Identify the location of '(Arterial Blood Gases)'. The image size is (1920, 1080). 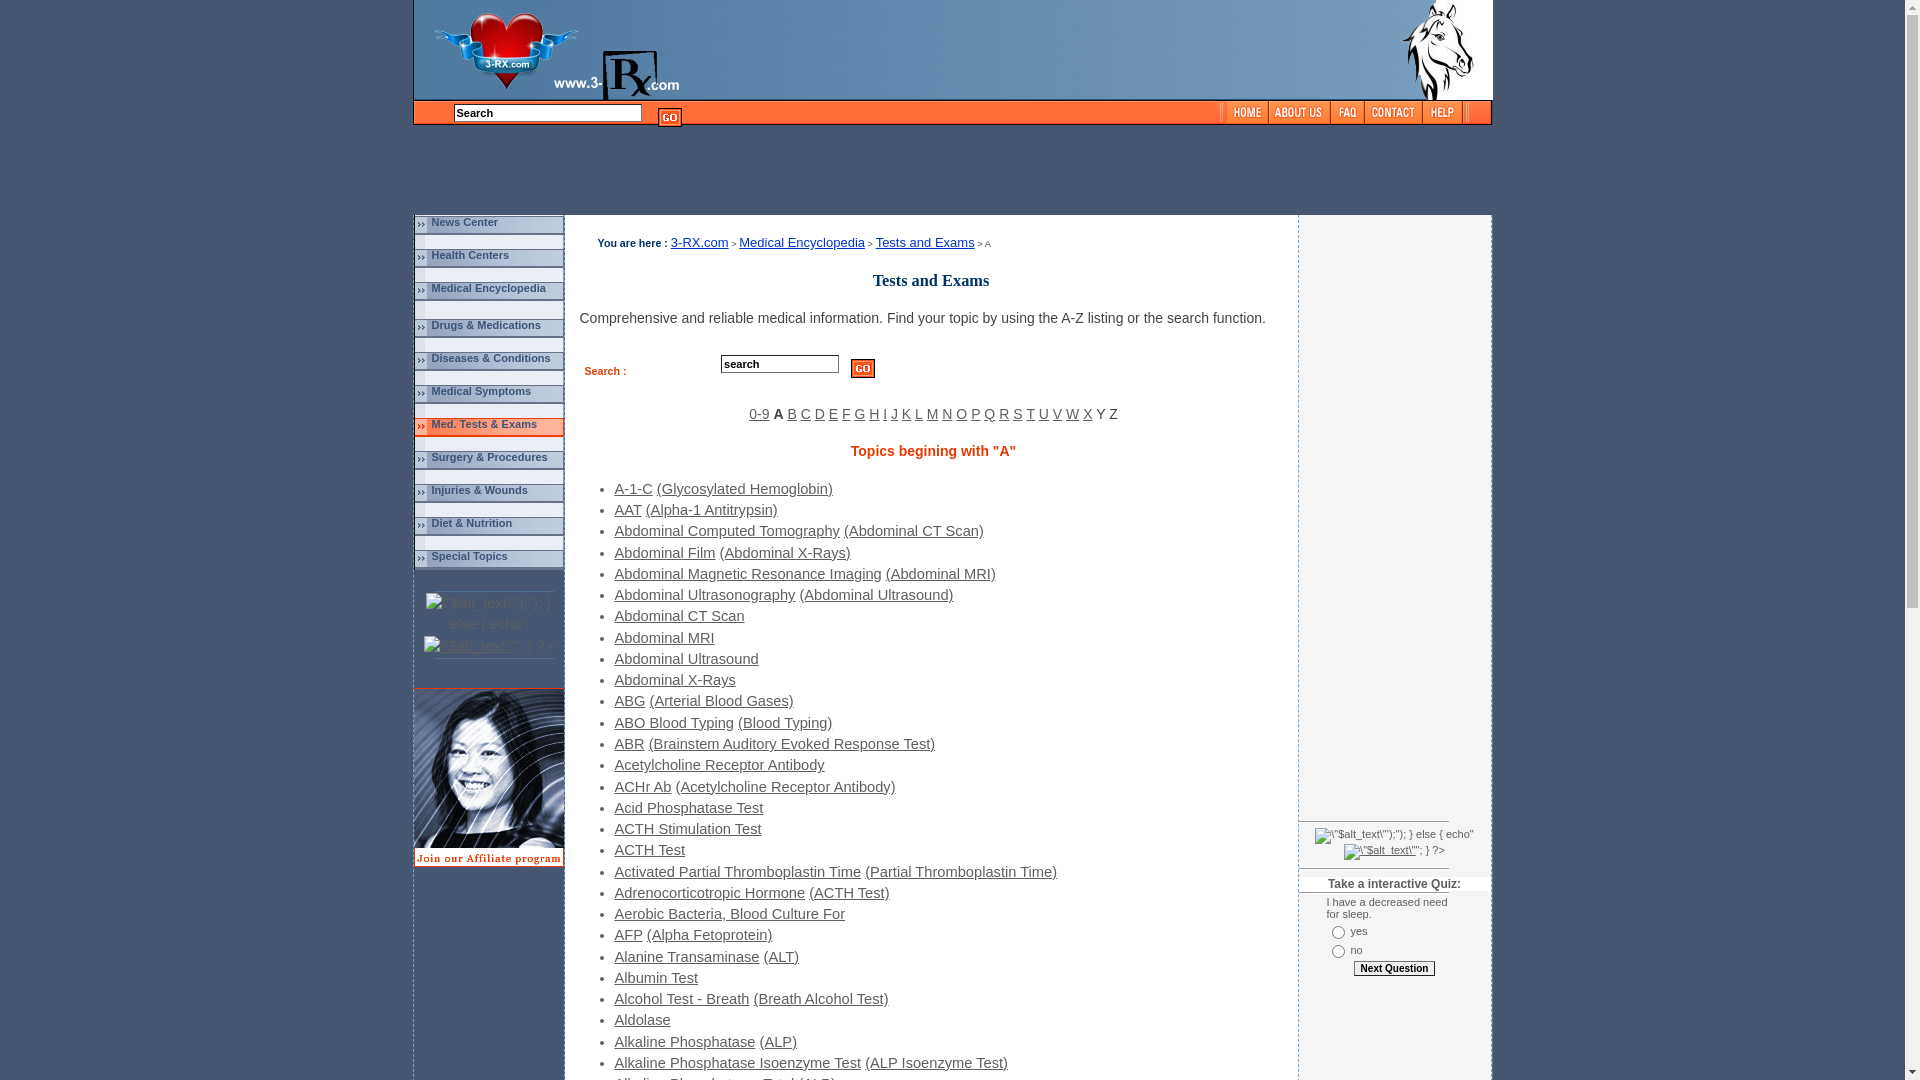
(720, 700).